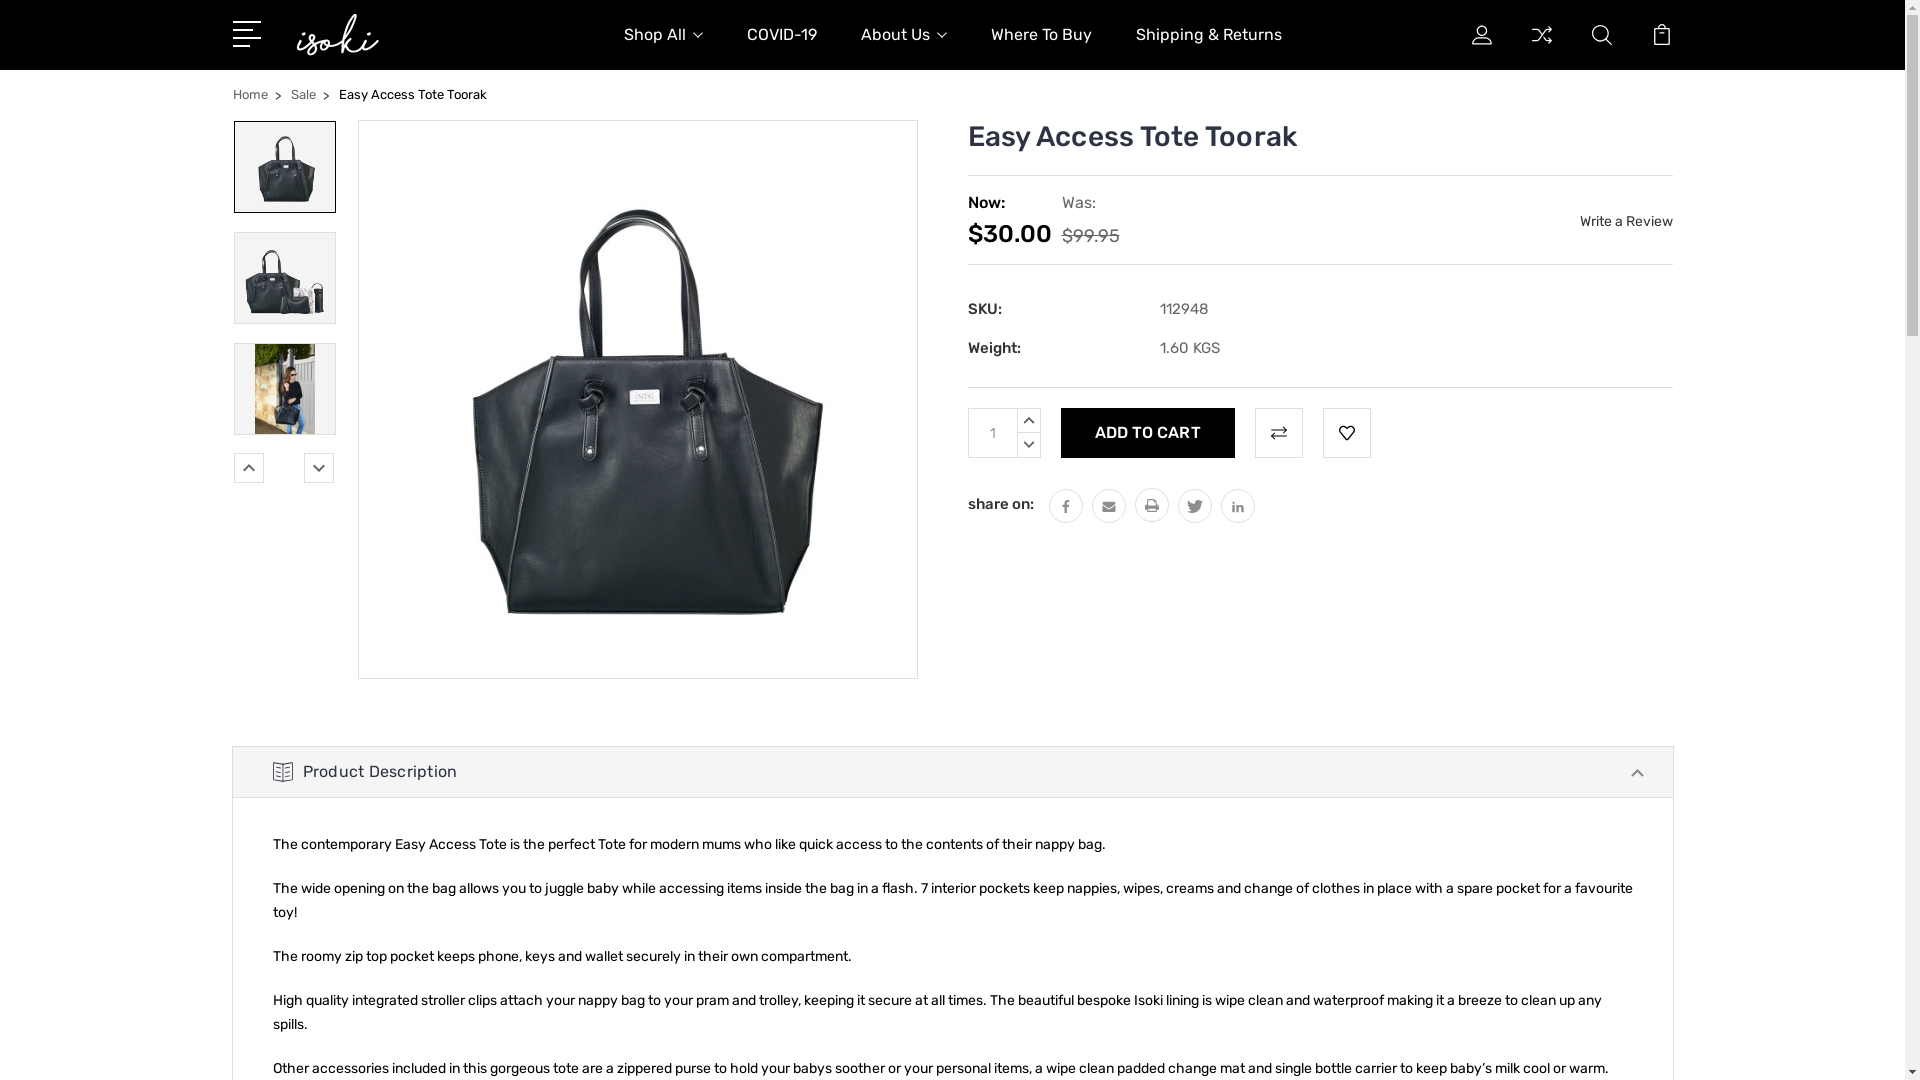 The height and width of the screenshot is (1080, 1920). Describe the element at coordinates (1626, 221) in the screenshot. I see `'Write a Review'` at that location.